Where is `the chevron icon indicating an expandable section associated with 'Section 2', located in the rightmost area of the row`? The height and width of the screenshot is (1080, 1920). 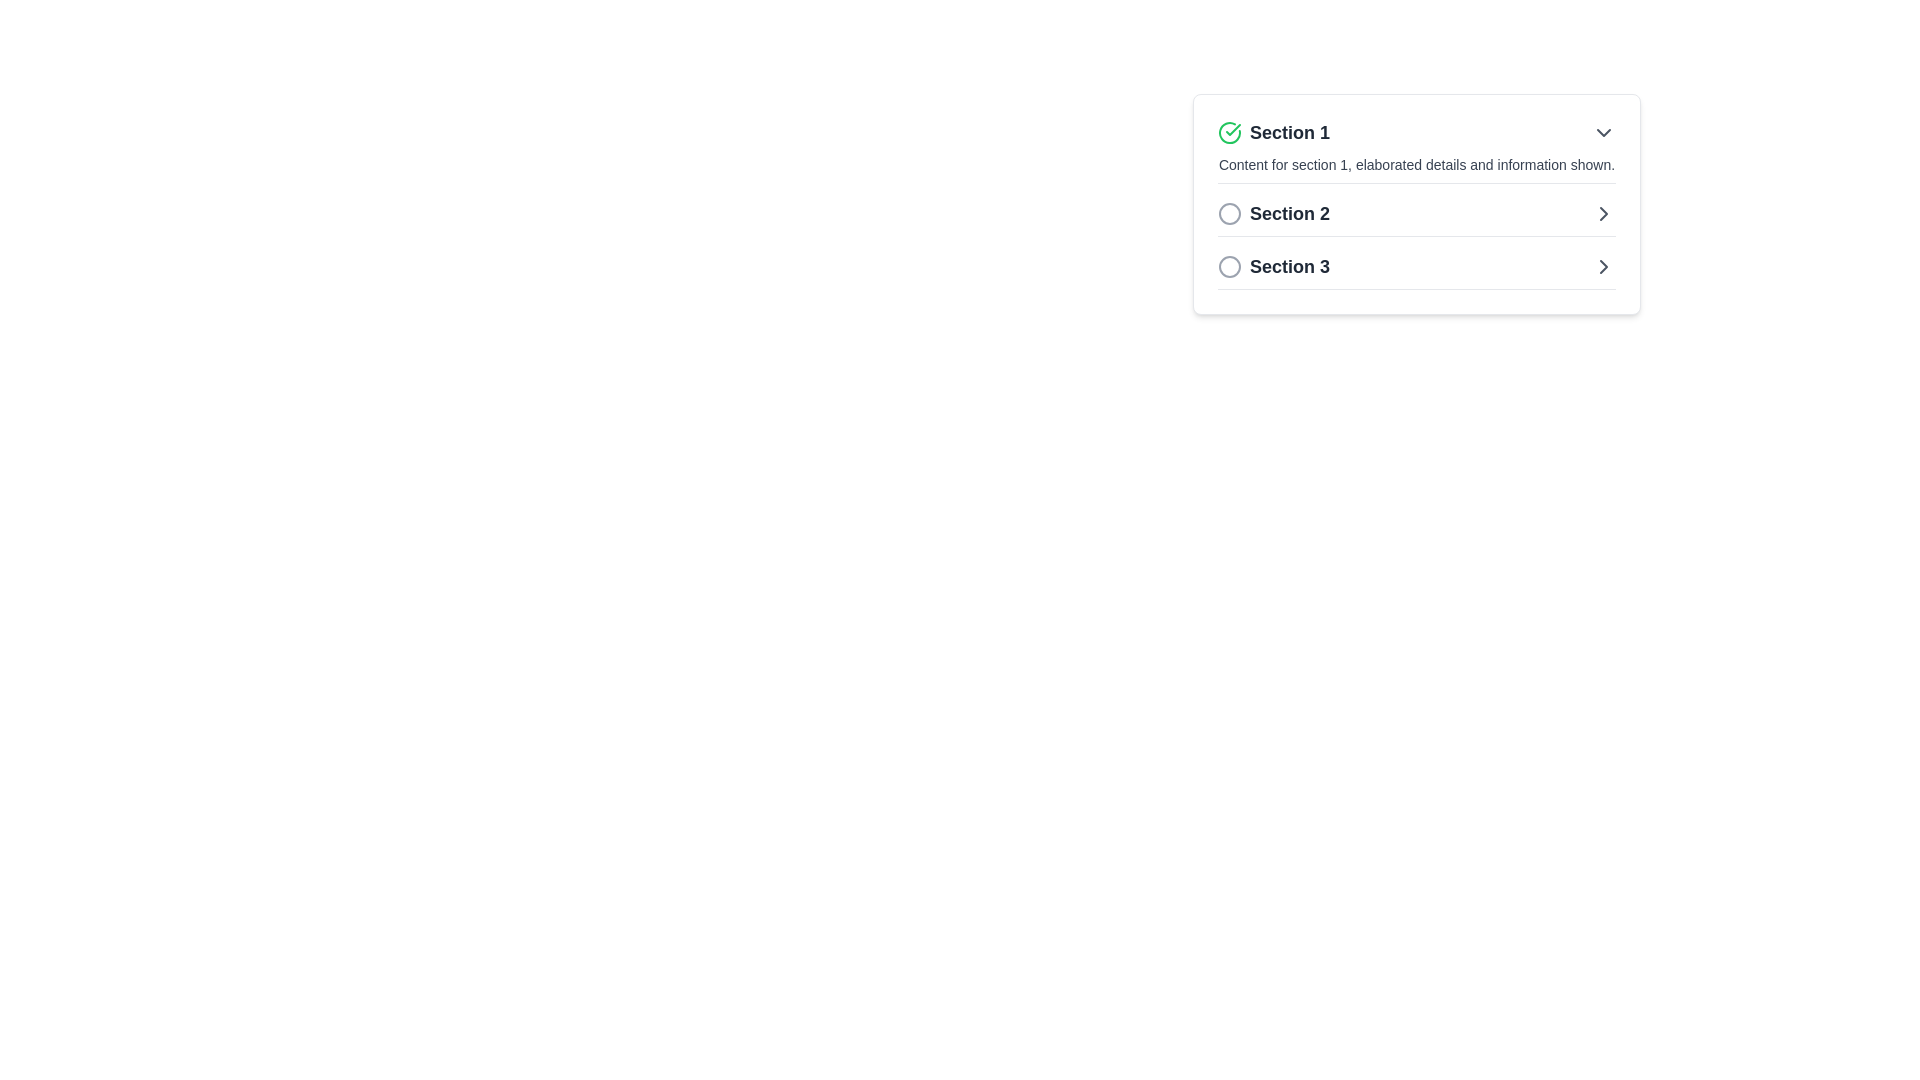 the chevron icon indicating an expandable section associated with 'Section 2', located in the rightmost area of the row is located at coordinates (1603, 213).